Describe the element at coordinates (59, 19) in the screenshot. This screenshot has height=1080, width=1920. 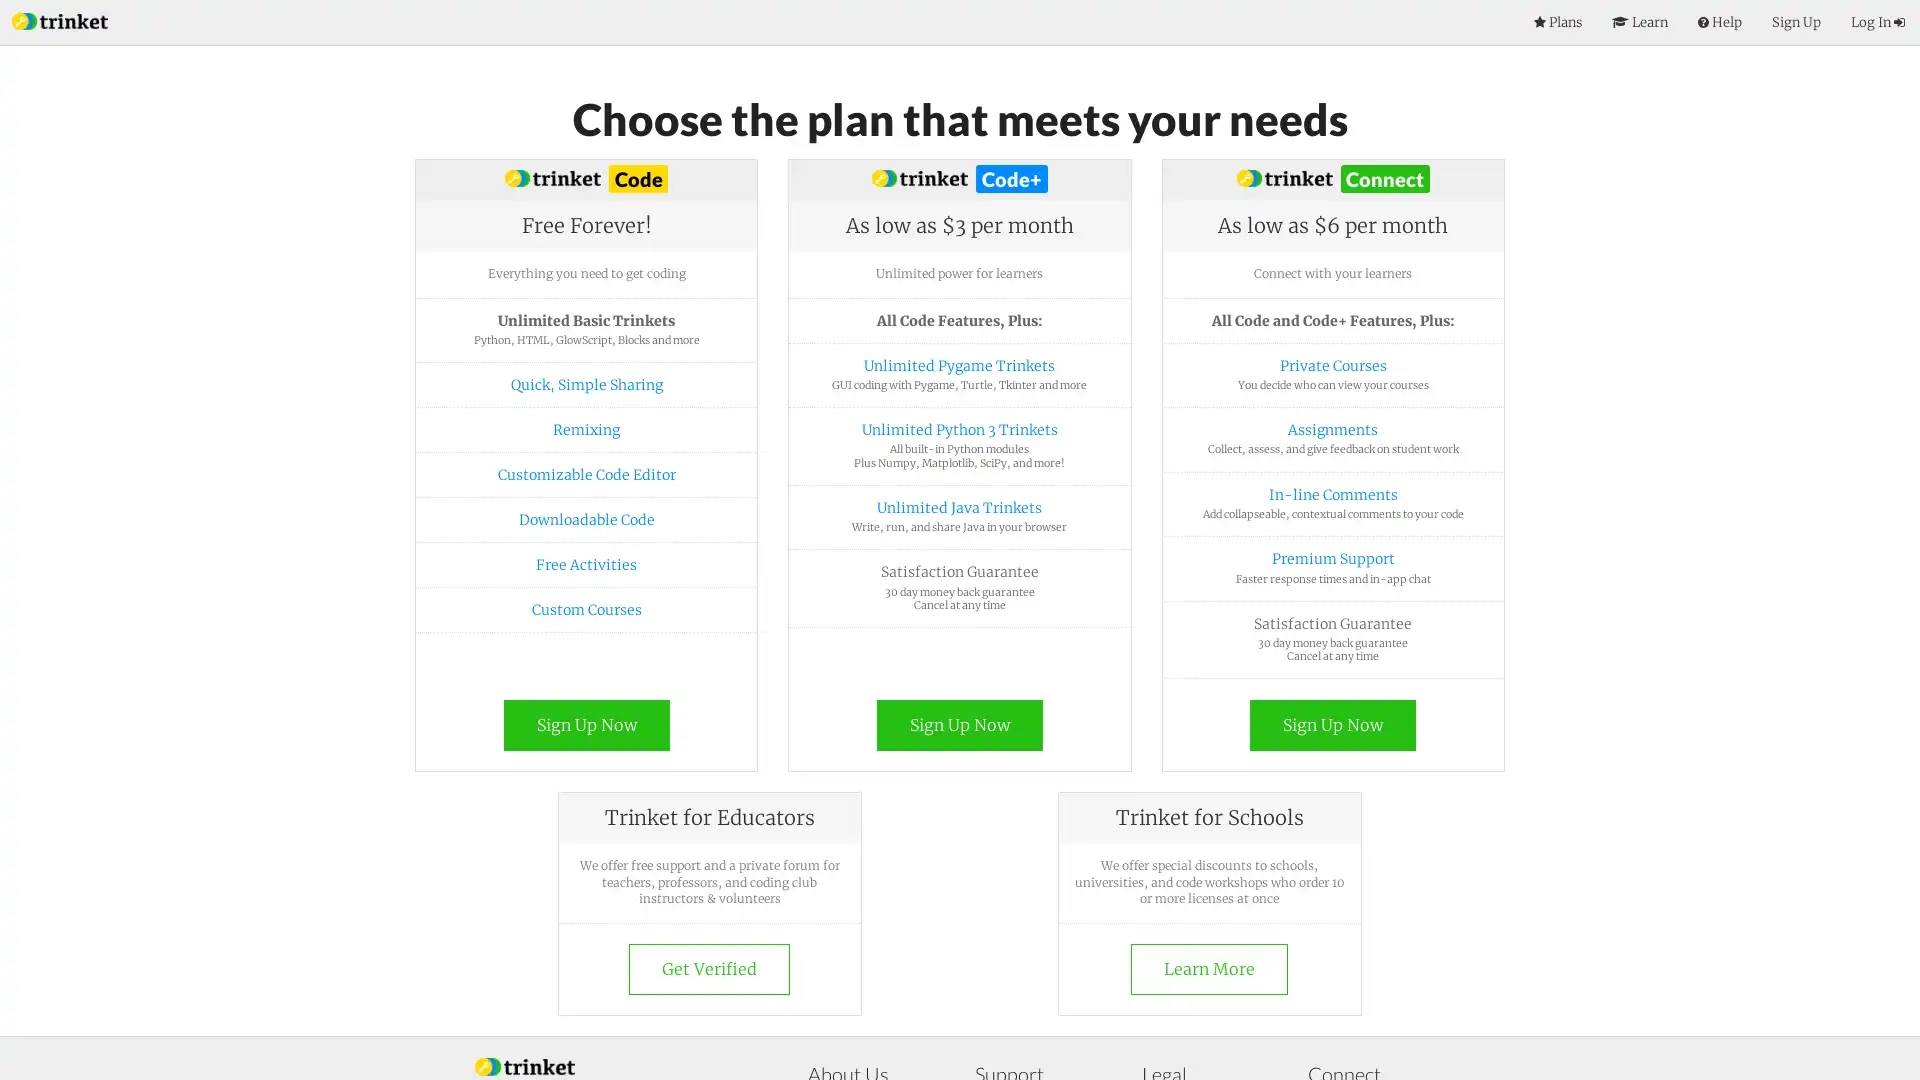
I see `Index Page` at that location.